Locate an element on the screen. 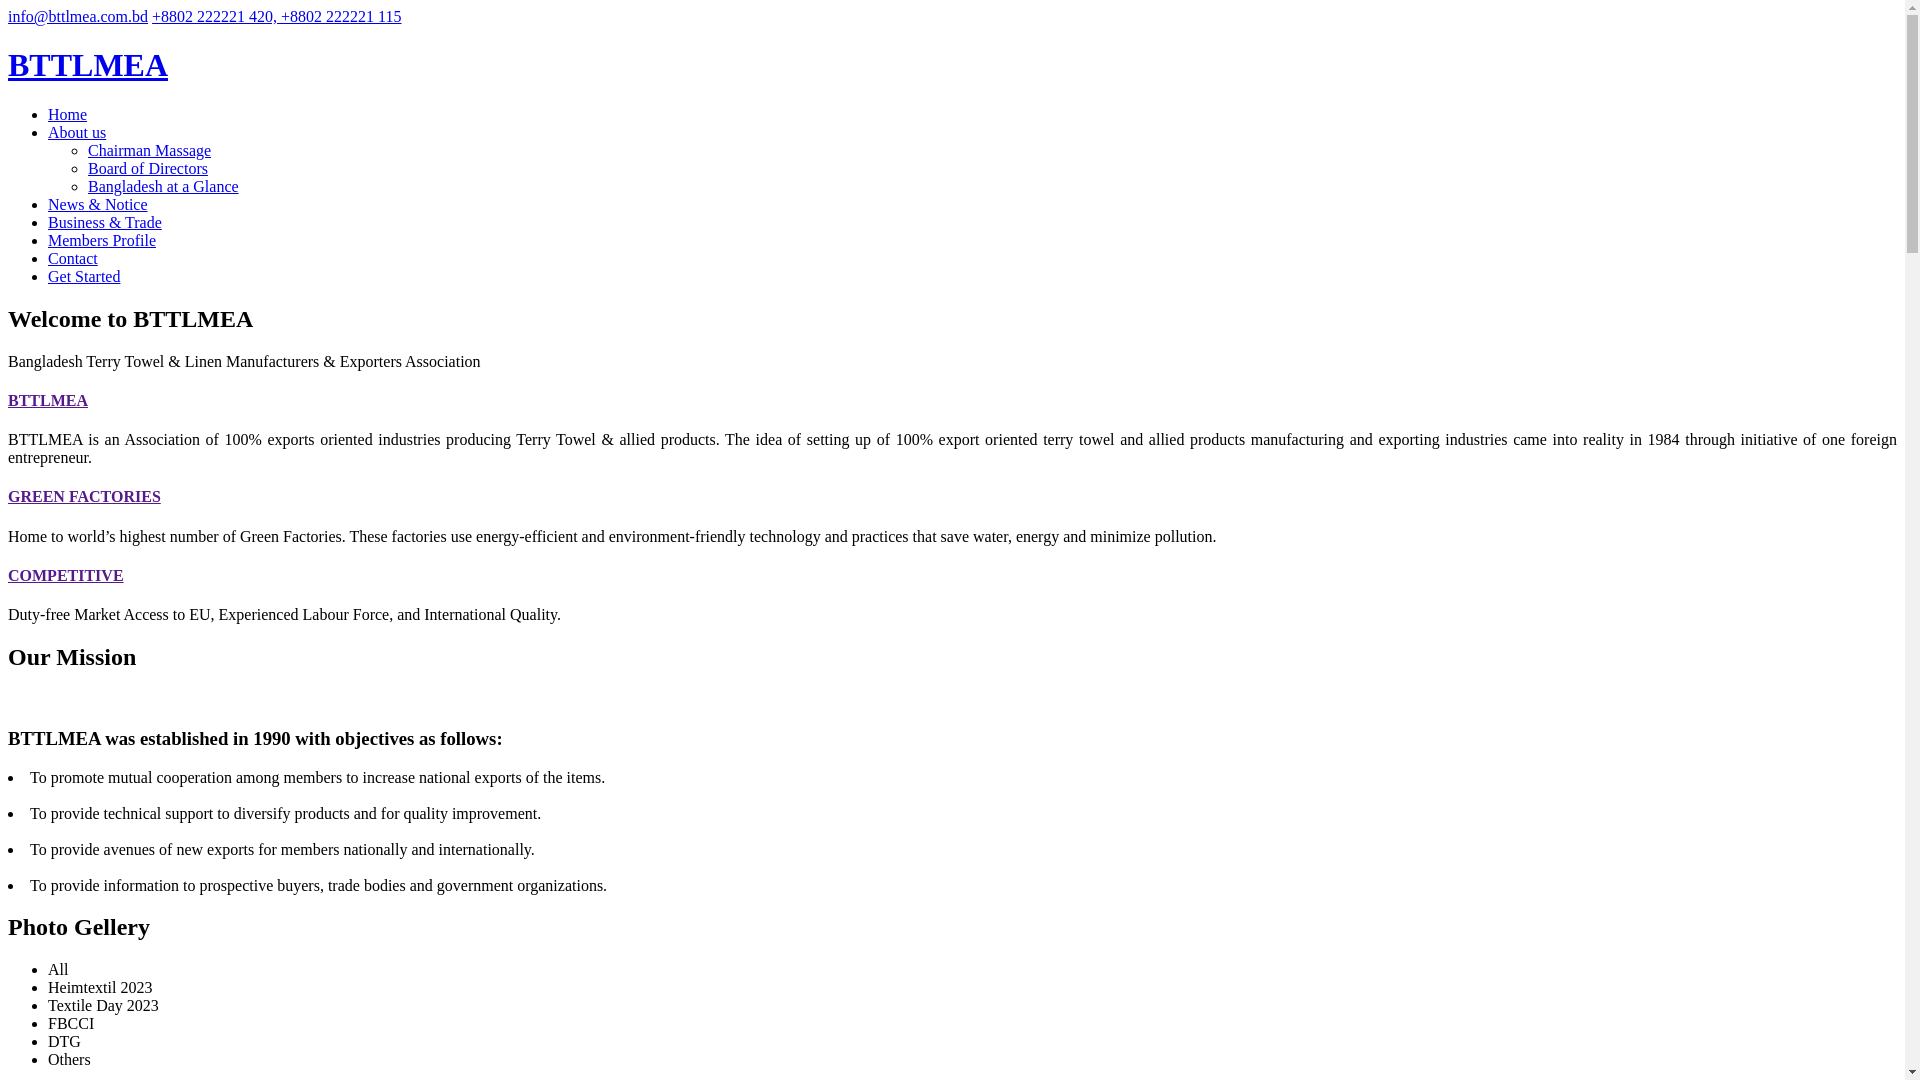 This screenshot has height=1080, width=1920. 'BTTLMEA' is located at coordinates (48, 400).